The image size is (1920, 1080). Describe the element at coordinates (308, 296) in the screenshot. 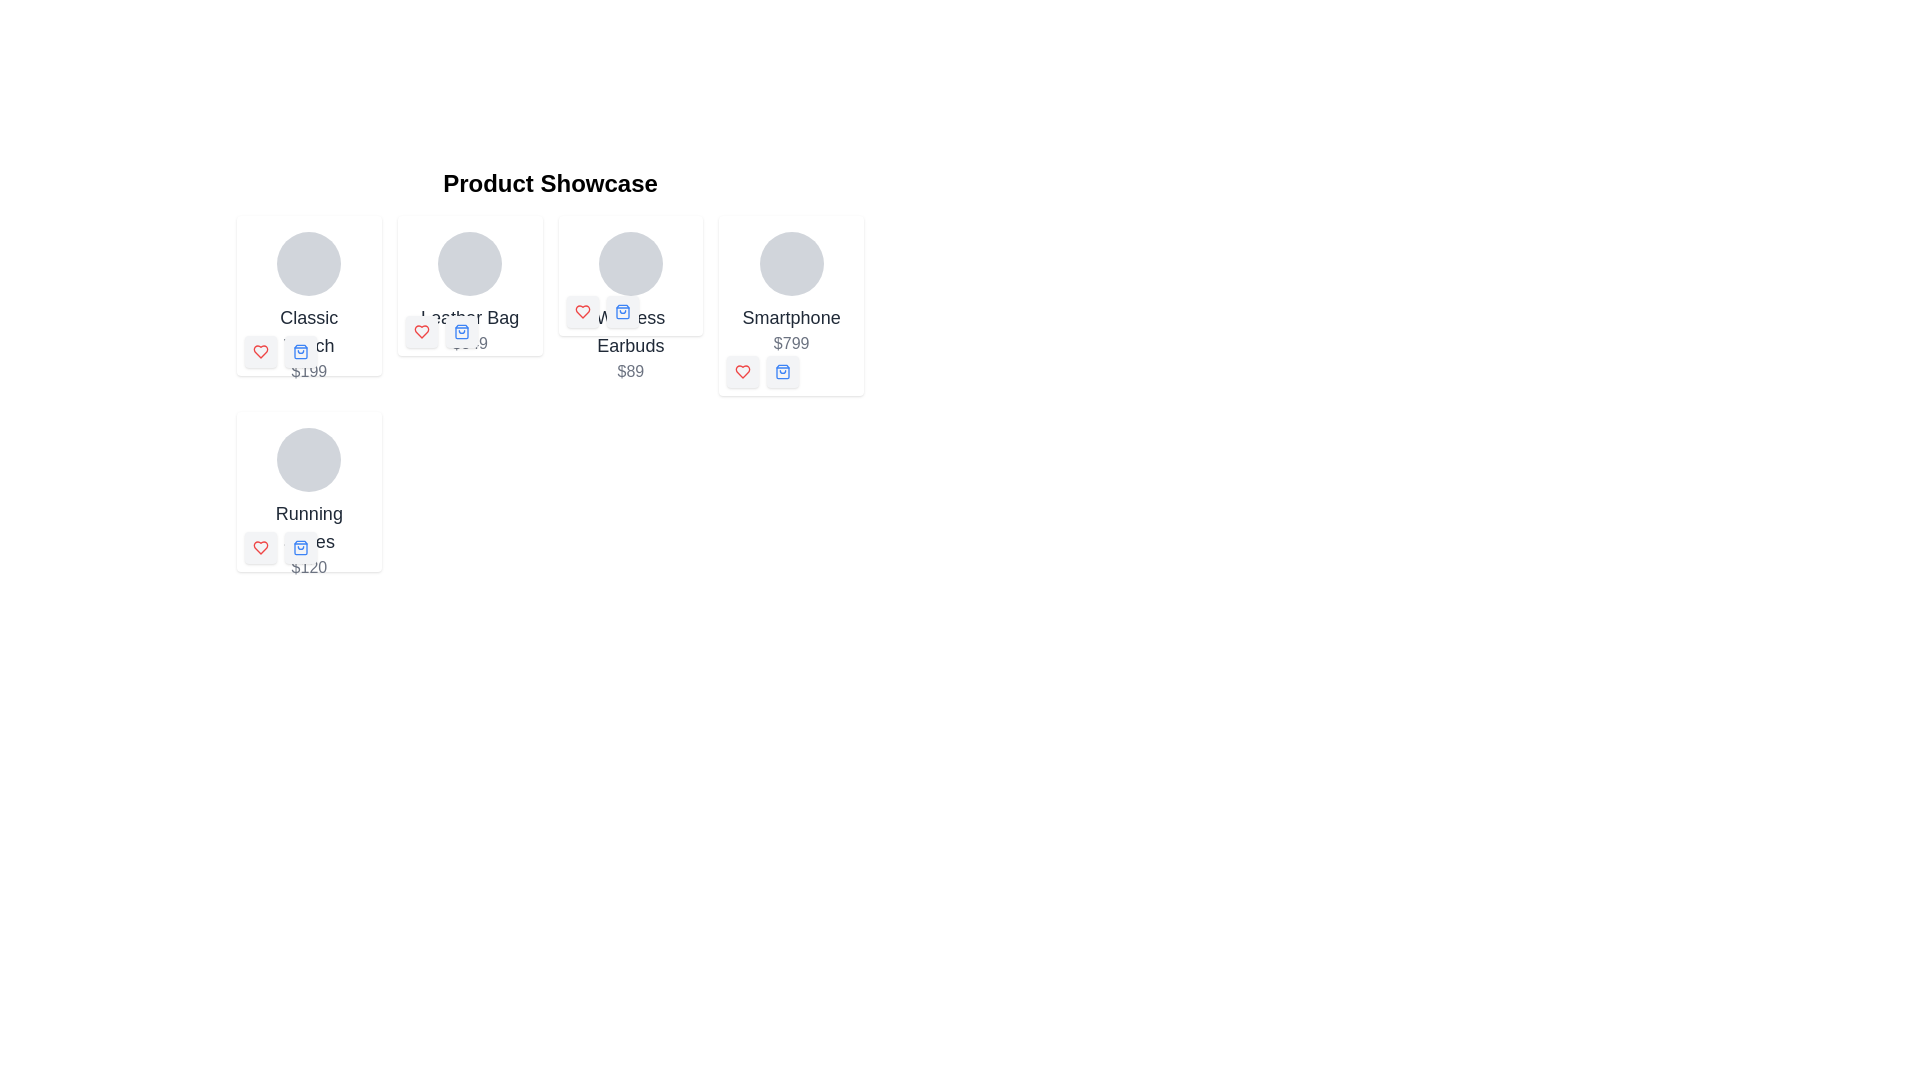

I see `the product details card located in the first row, first column of the product showcase grid, which displays product information including the name, icon, and price` at that location.